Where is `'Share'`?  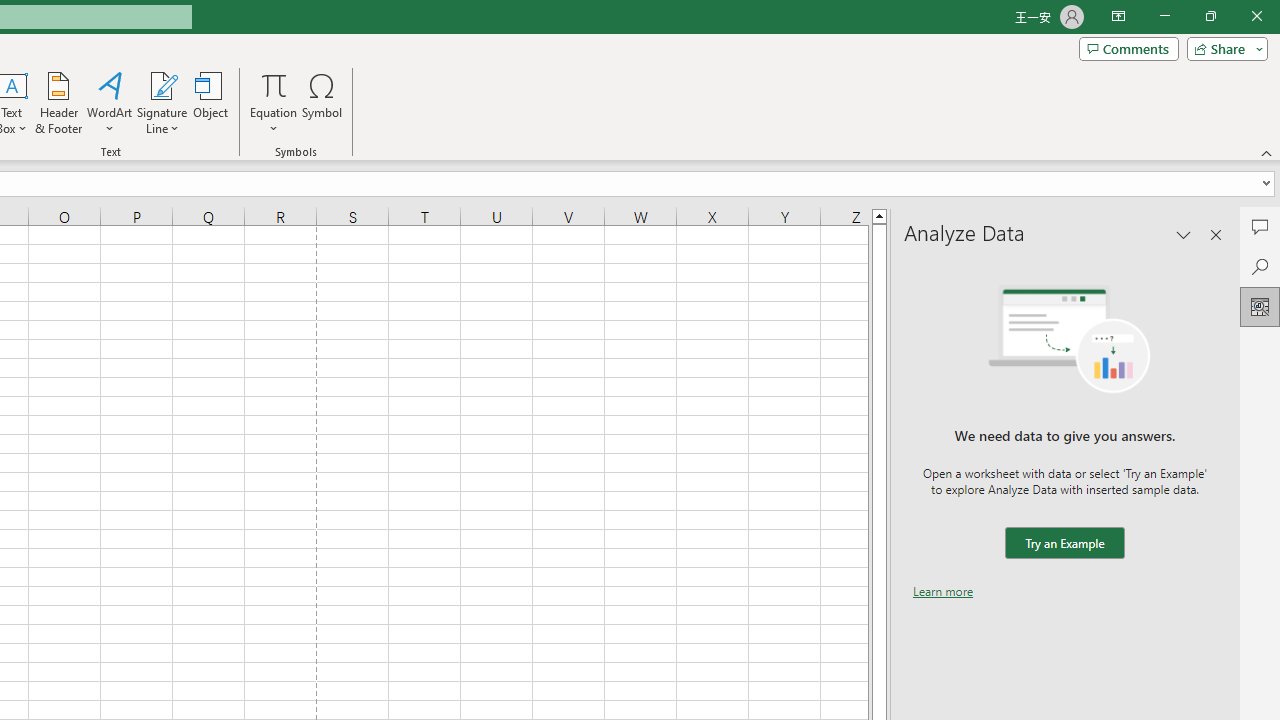
'Share' is located at coordinates (1222, 47).